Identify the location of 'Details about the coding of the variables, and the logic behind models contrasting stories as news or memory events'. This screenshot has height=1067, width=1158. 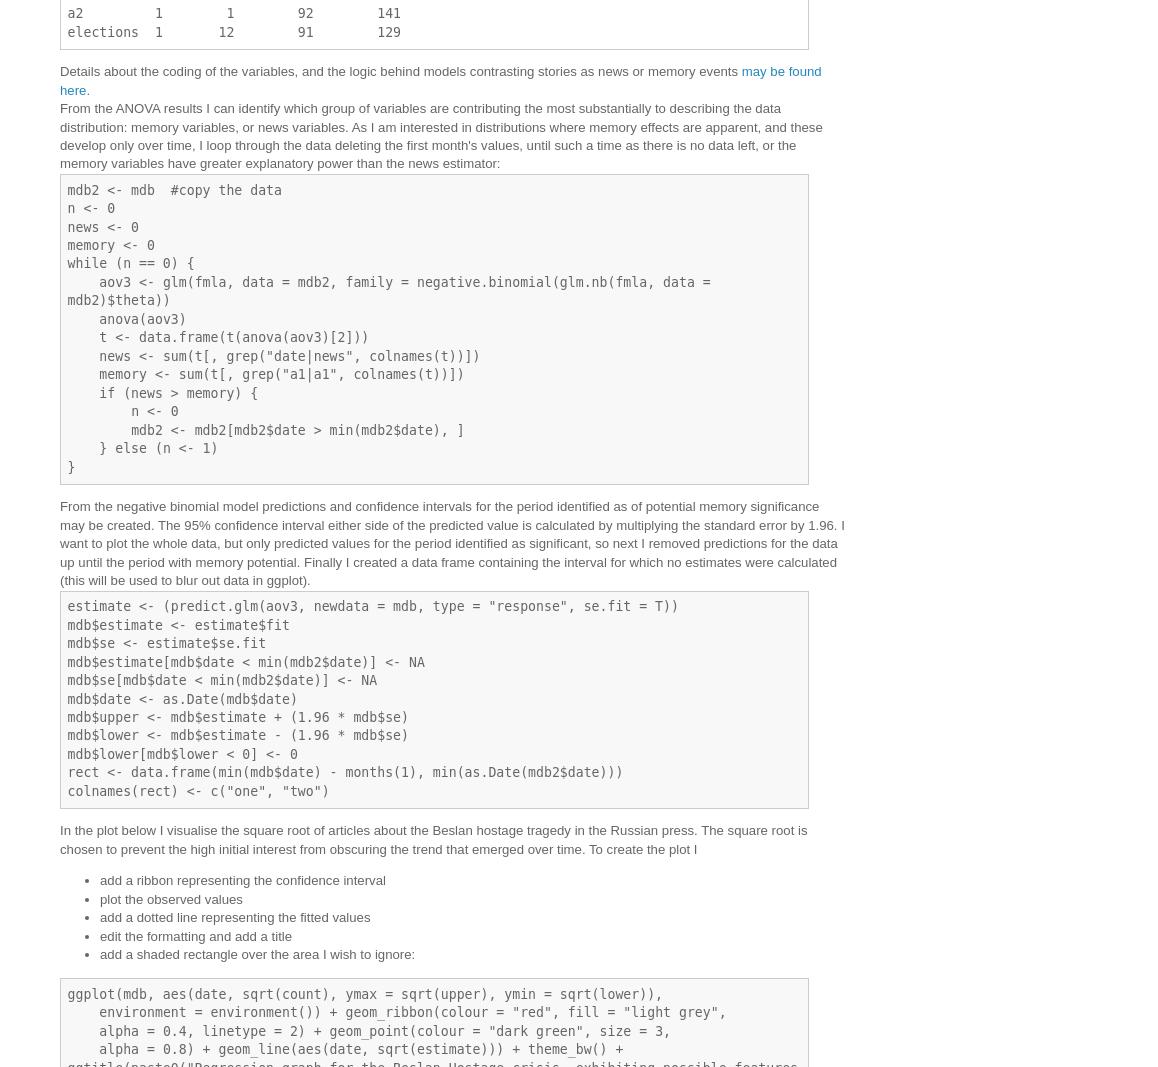
(399, 70).